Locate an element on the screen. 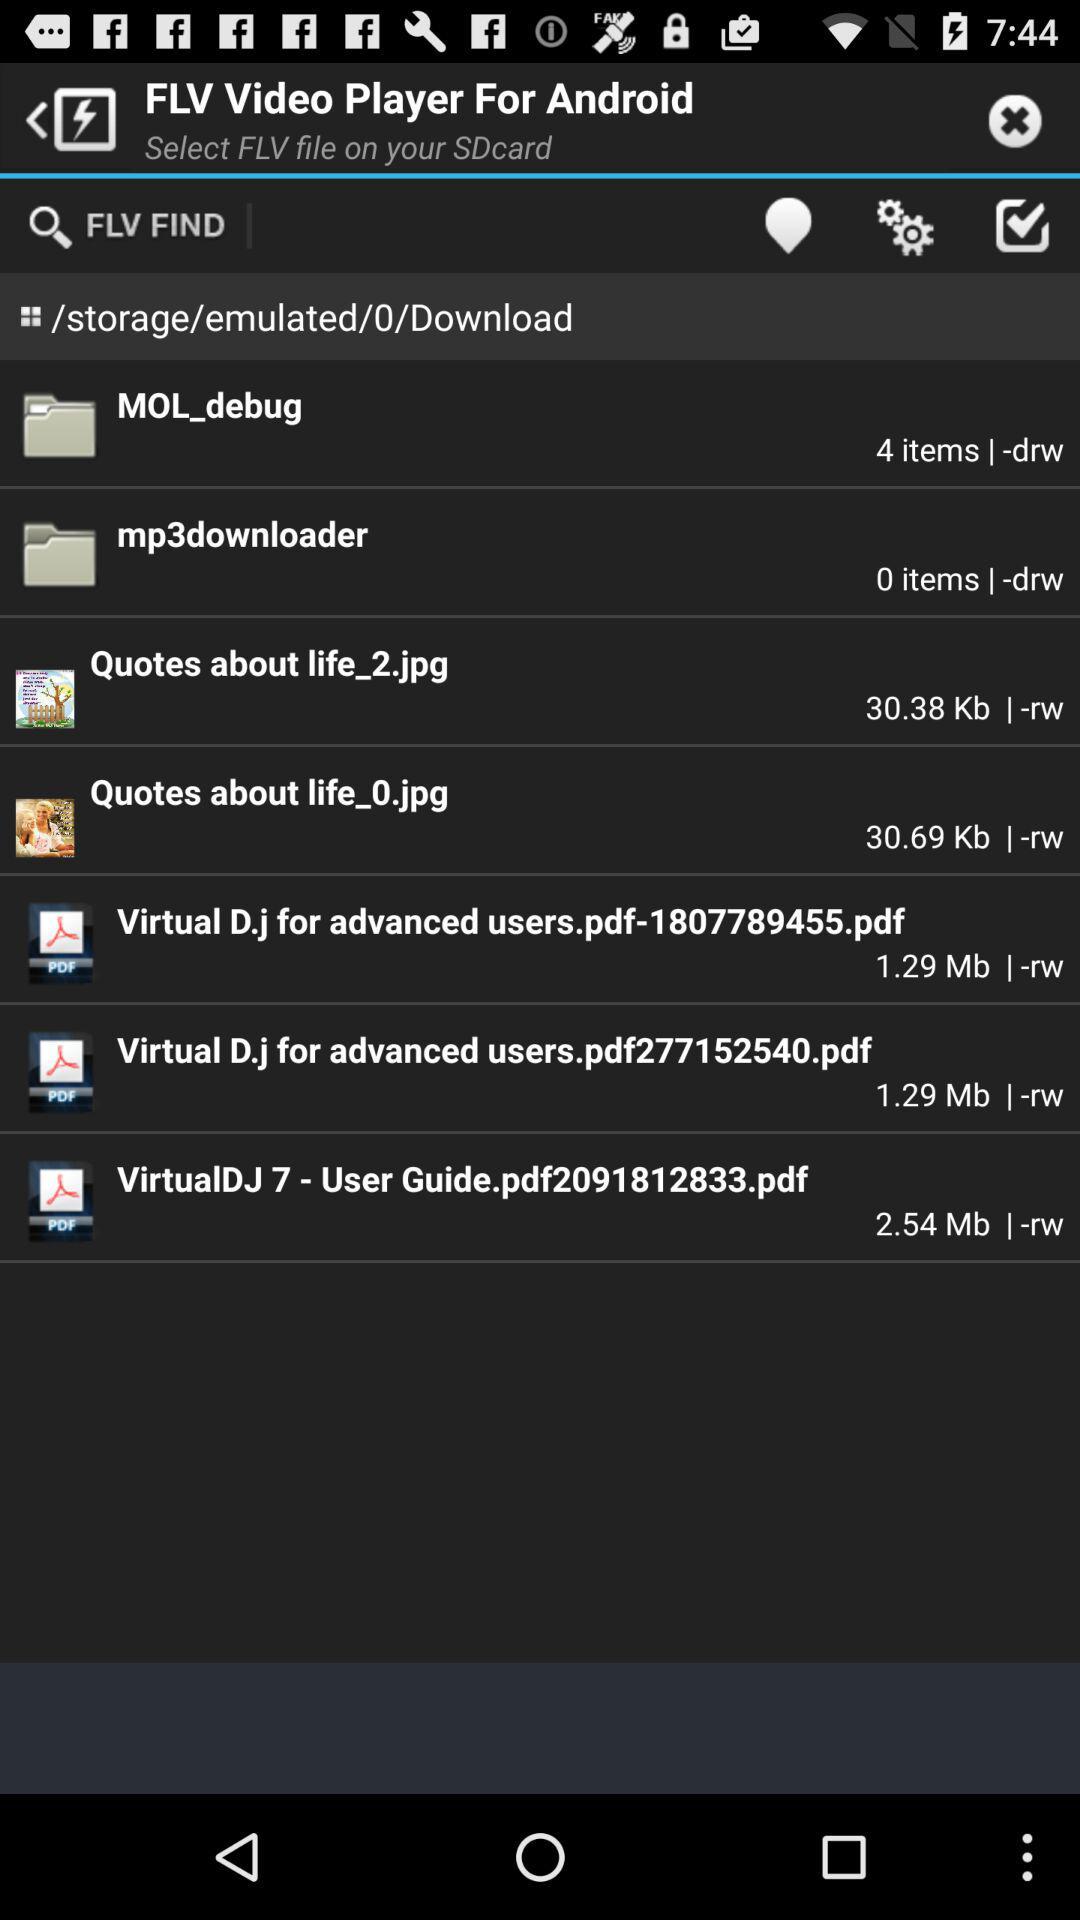 This screenshot has height=1920, width=1080. the settings icon is located at coordinates (904, 240).